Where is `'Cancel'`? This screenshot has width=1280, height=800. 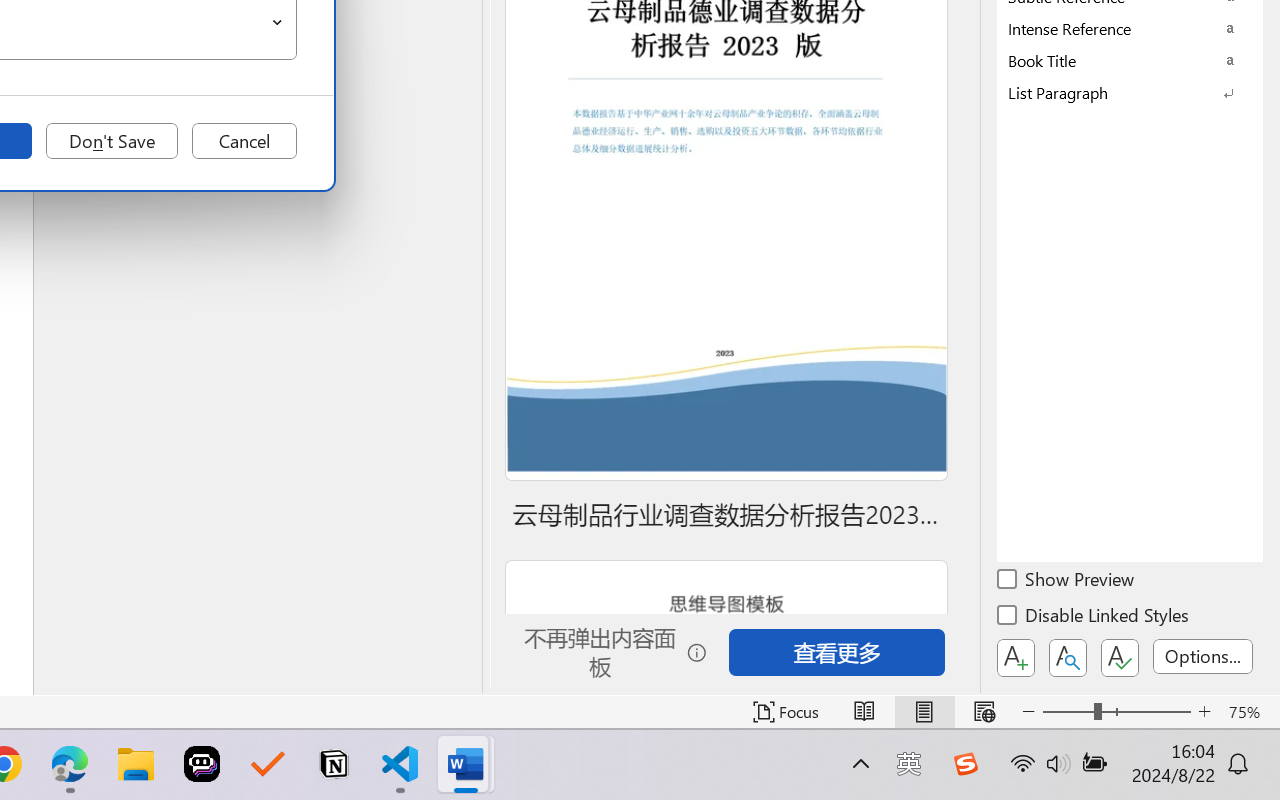
'Cancel' is located at coordinates (243, 141).